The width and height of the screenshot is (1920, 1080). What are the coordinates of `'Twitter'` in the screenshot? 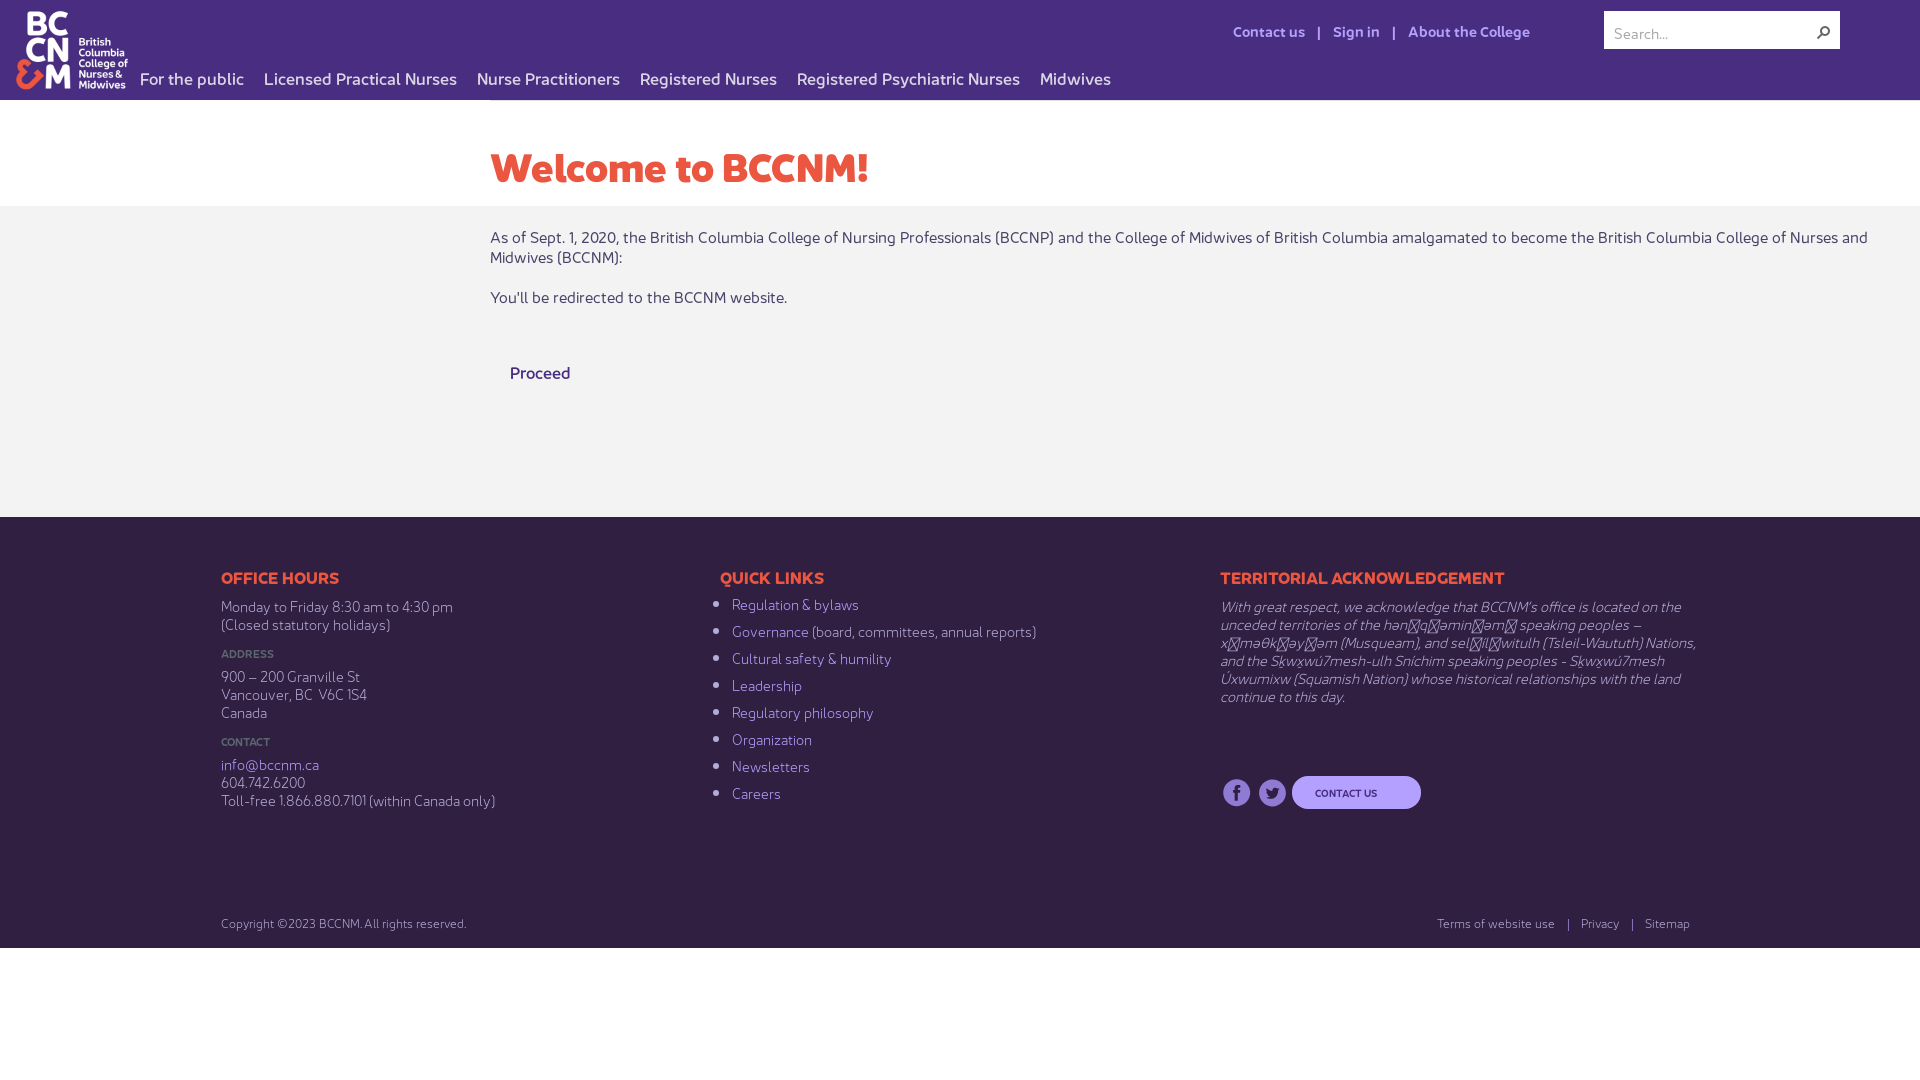 It's located at (1271, 791).